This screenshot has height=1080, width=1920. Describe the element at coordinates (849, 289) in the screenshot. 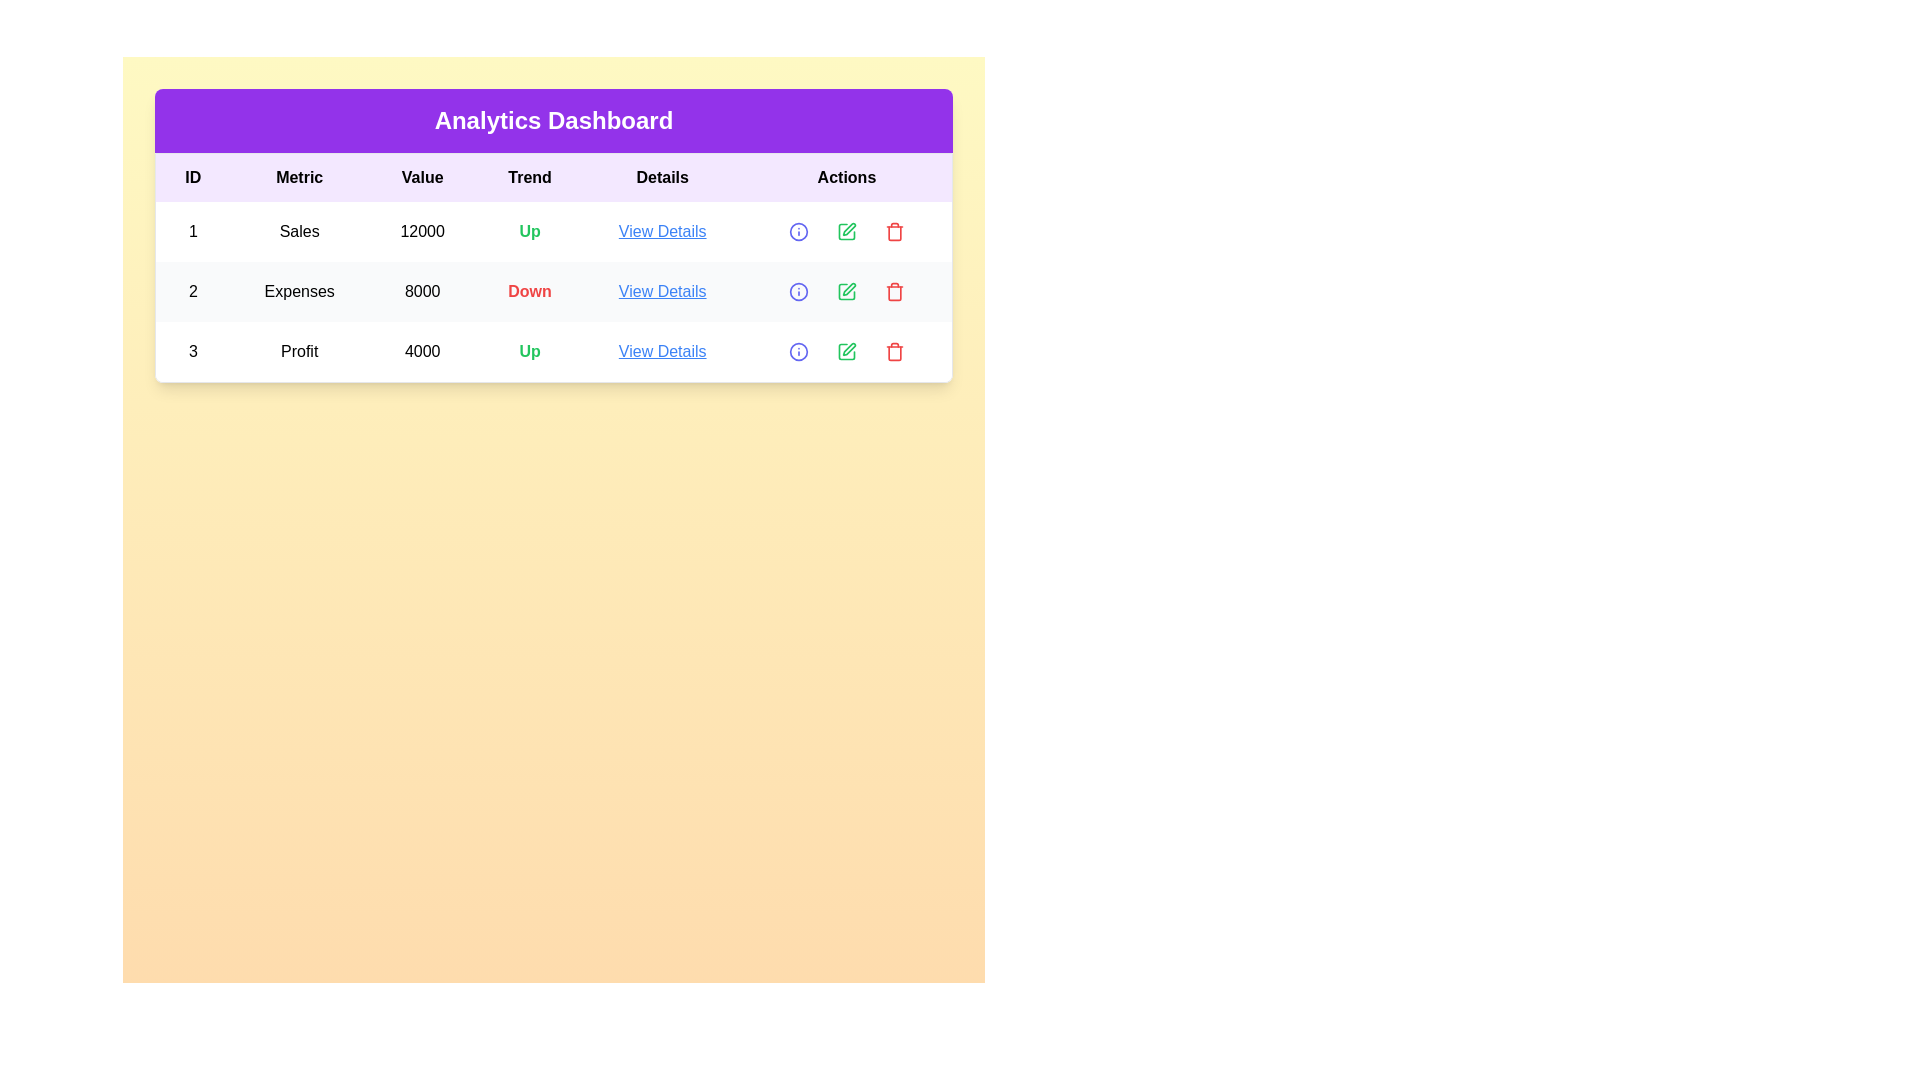

I see `the edit button, which is a green pen icon located in the 'Actions' column of the second row of the table` at that location.